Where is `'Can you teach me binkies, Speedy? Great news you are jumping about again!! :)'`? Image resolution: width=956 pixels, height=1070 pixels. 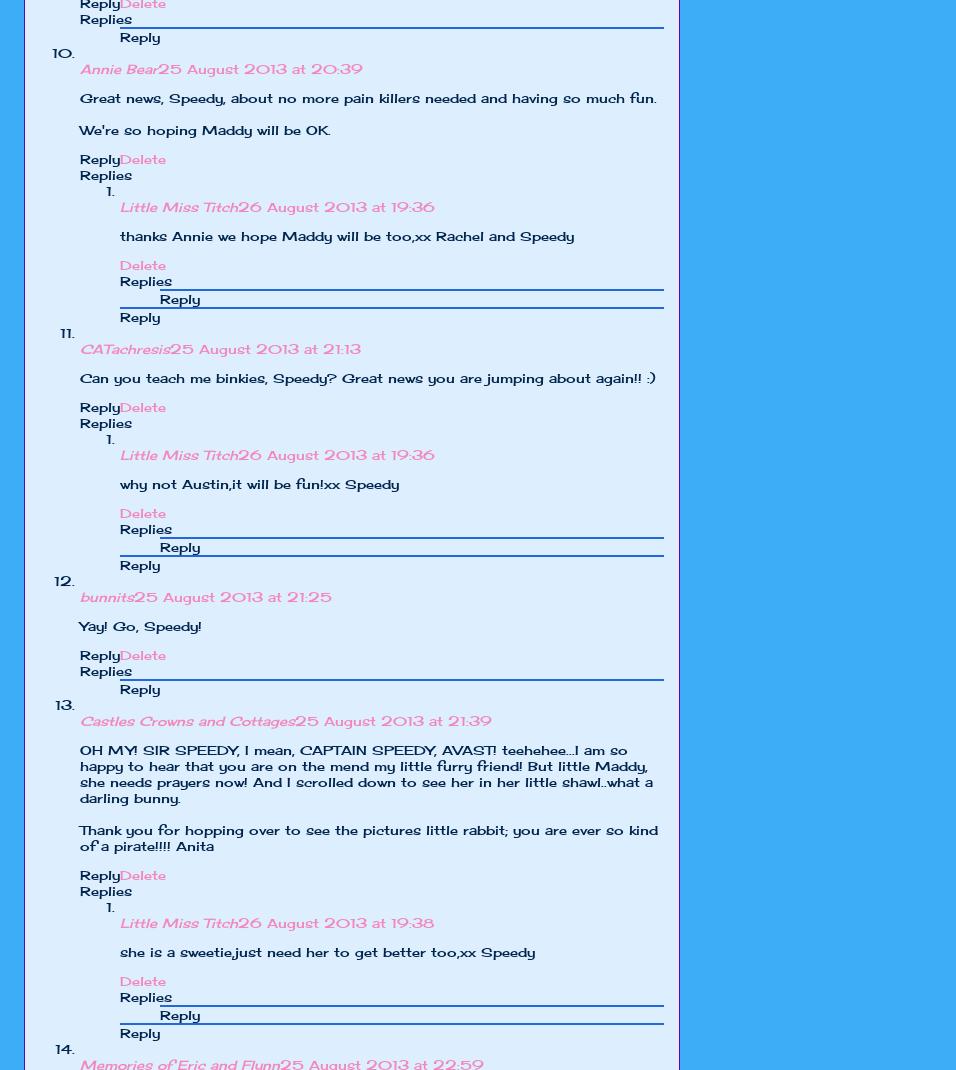 'Can you teach me binkies, Speedy? Great news you are jumping about again!! :)' is located at coordinates (79, 377).